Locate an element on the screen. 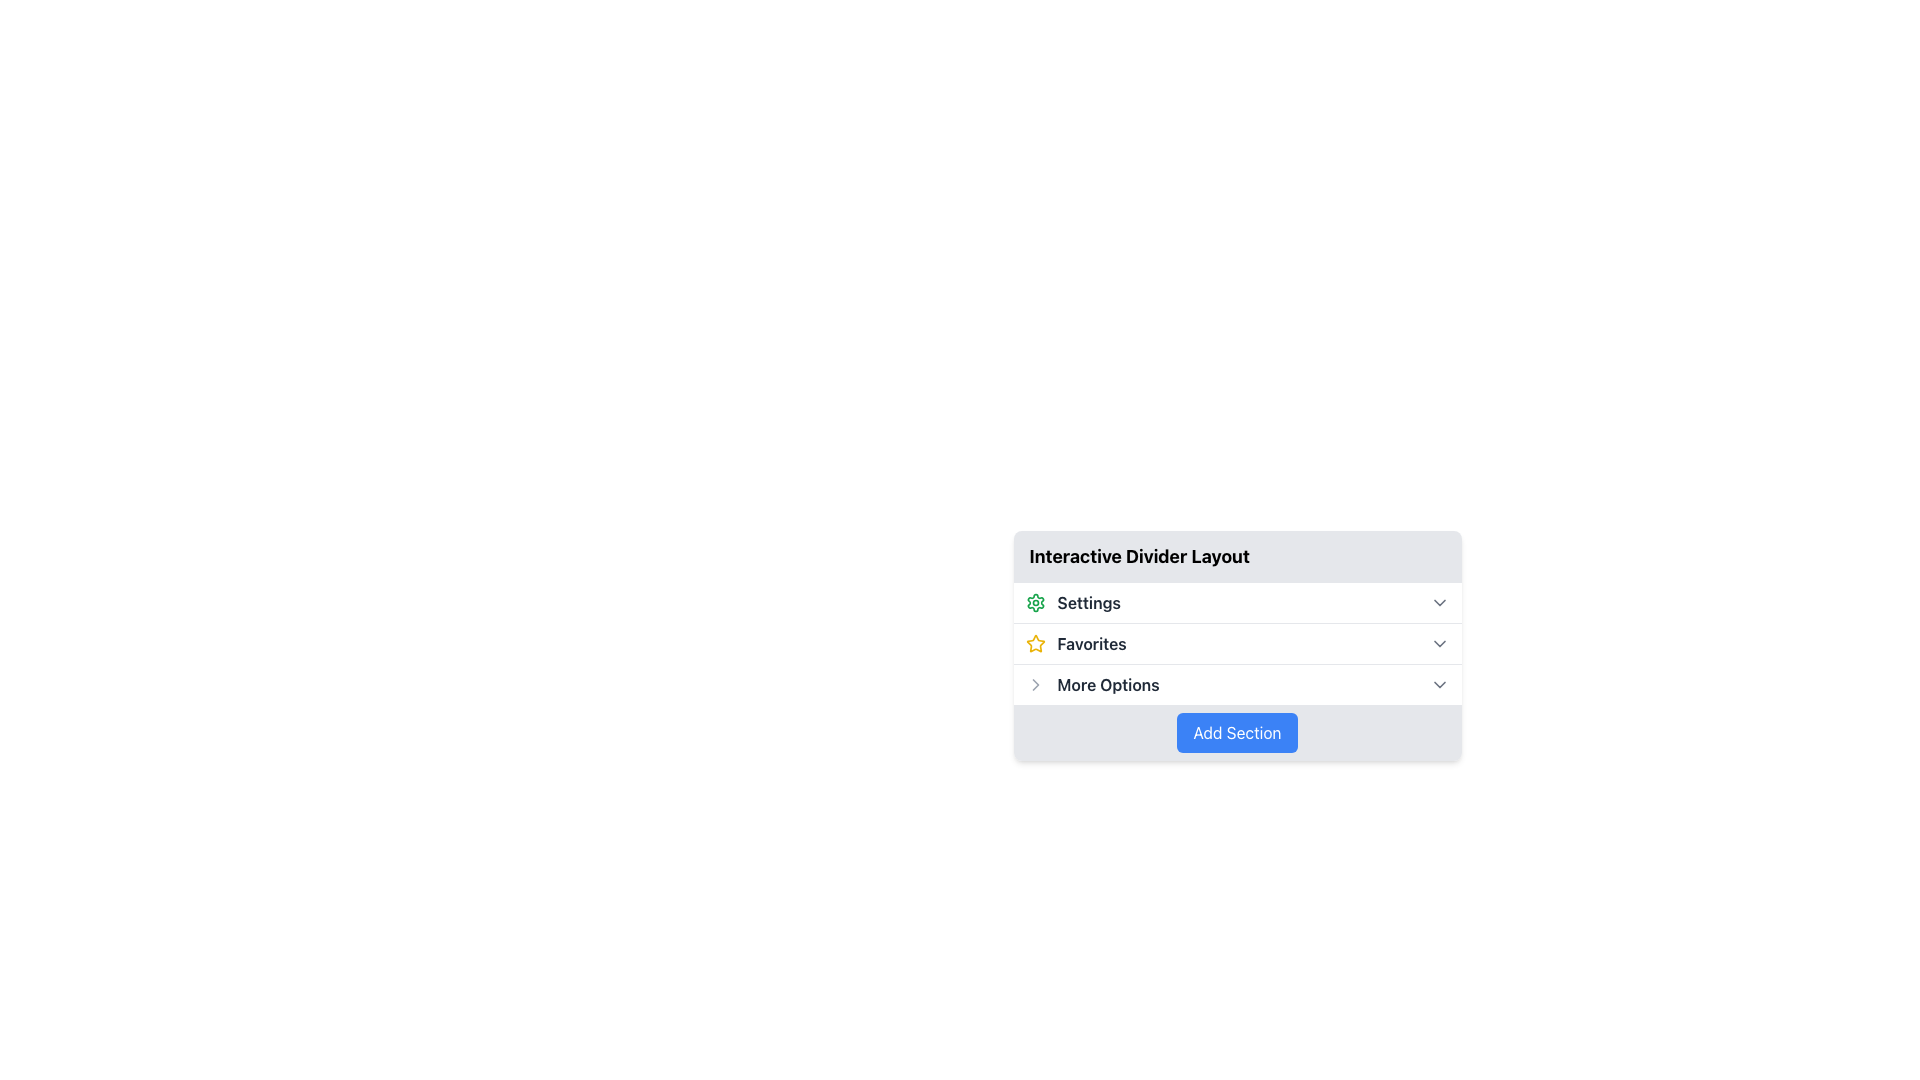  the 'Add Section' button with a blue background and bold white text is located at coordinates (1236, 732).